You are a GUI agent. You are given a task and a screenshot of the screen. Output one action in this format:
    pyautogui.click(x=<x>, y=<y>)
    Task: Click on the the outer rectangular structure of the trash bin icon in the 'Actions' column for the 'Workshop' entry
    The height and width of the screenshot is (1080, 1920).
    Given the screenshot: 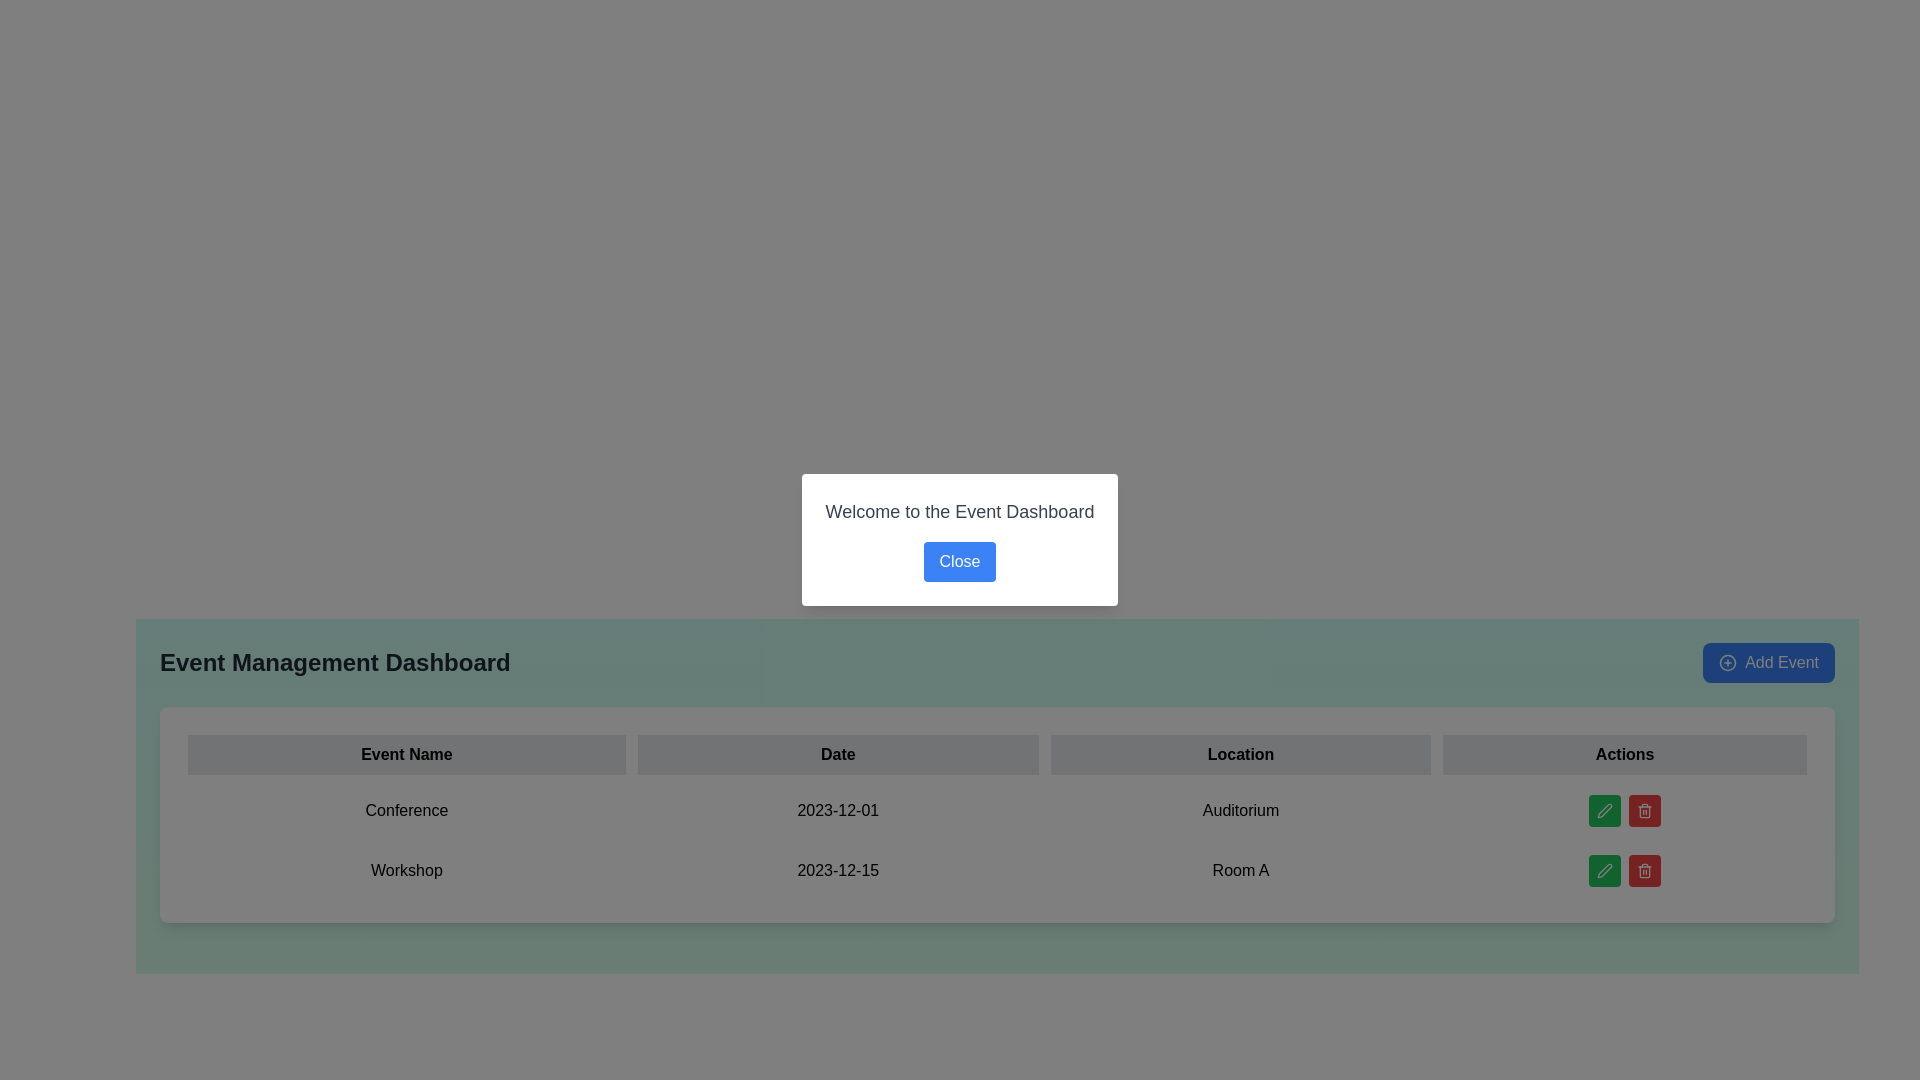 What is the action you would take?
    pyautogui.click(x=1645, y=871)
    